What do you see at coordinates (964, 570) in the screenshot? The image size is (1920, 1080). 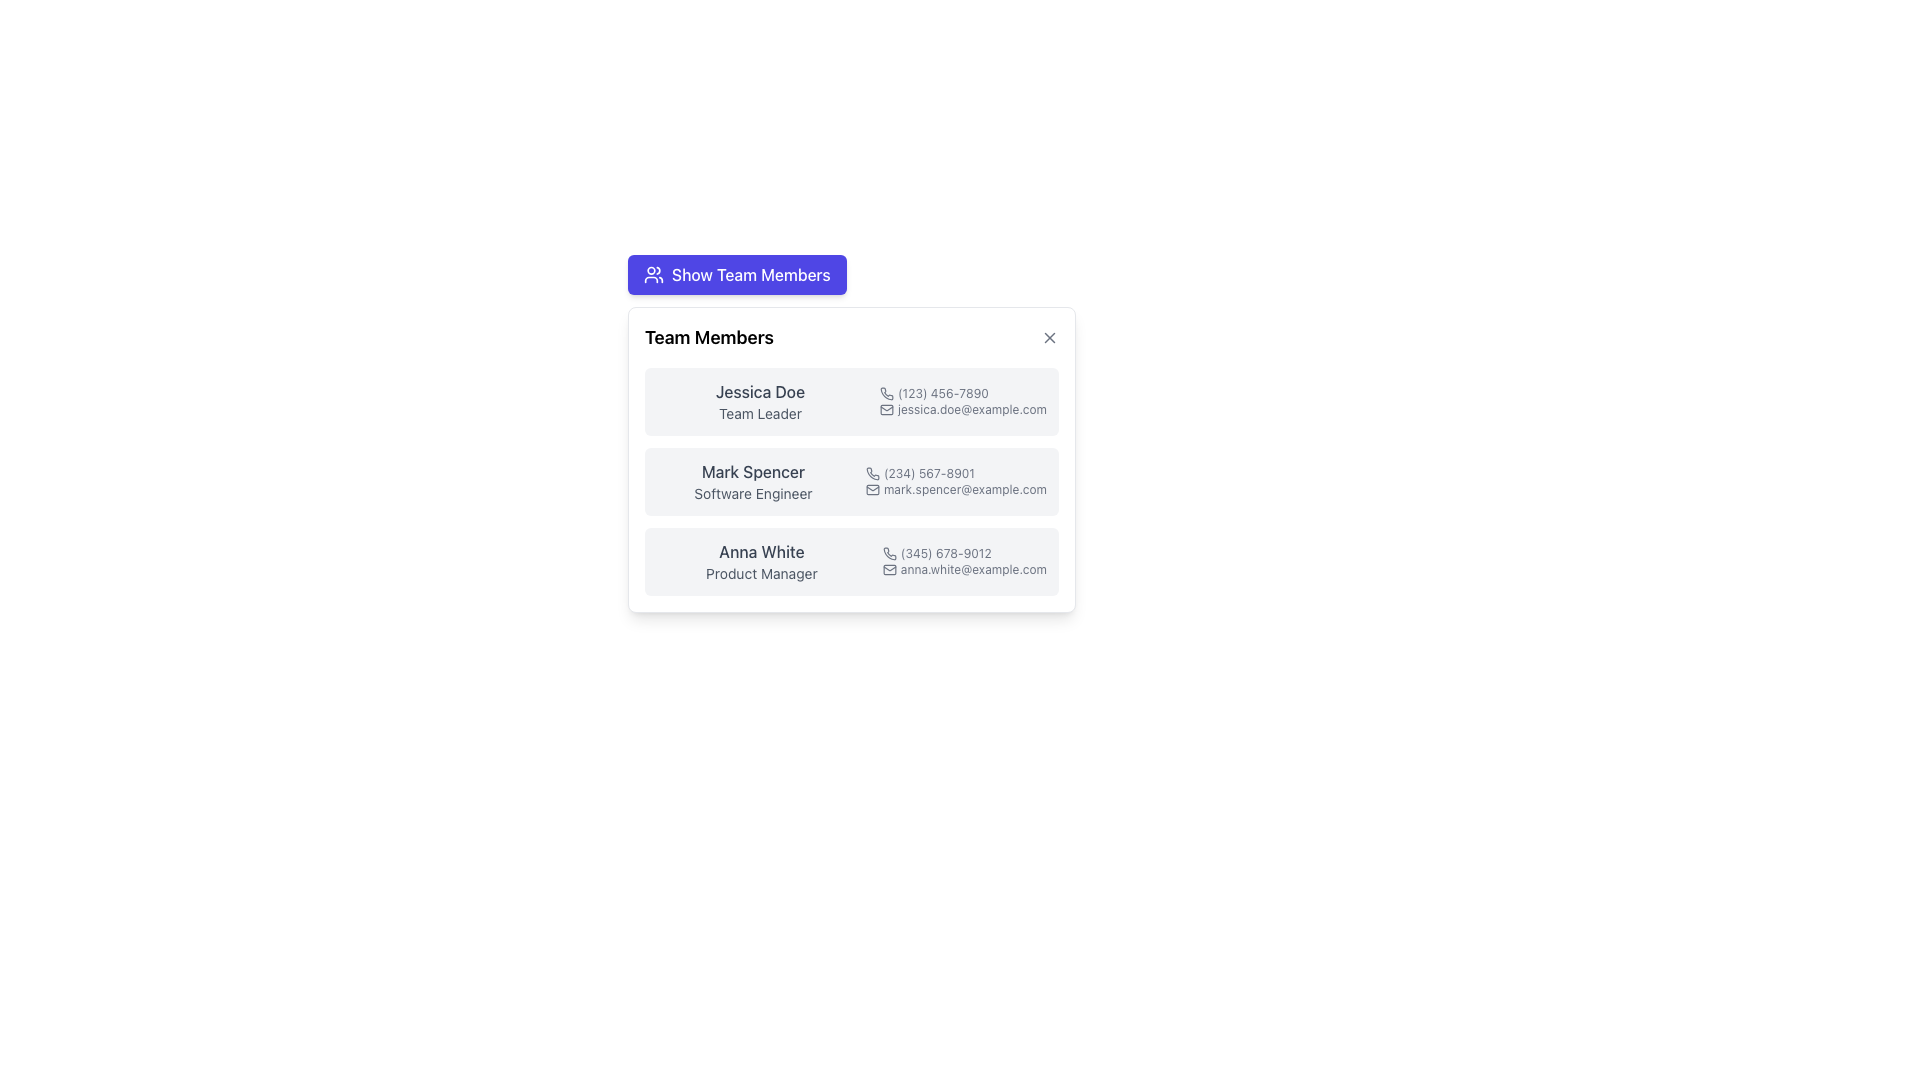 I see `the email address display for the team member Anna White, which is located in the third section of the 'Team Members' list, below her name and phone number, and aligned horizontally with a mail icon` at bounding box center [964, 570].